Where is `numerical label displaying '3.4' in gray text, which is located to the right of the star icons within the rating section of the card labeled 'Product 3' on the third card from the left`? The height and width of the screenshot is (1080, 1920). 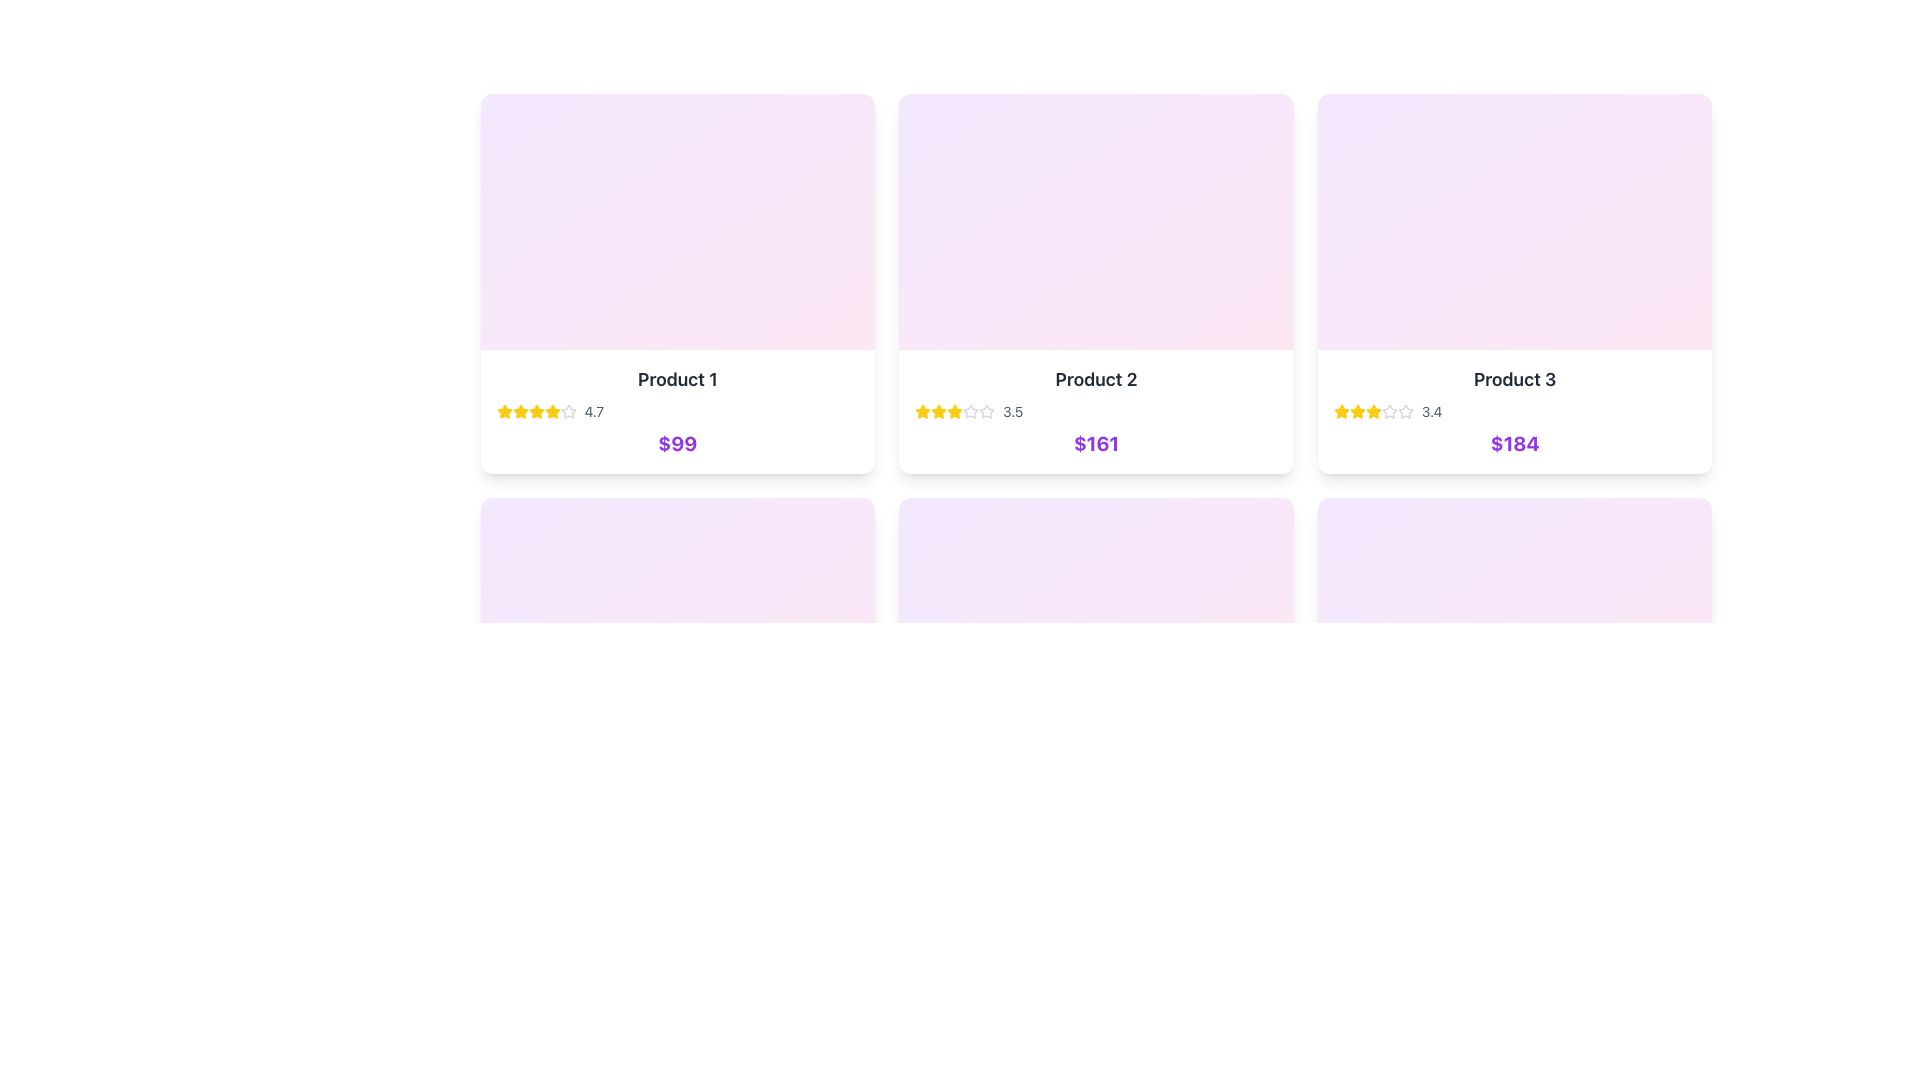 numerical label displaying '3.4' in gray text, which is located to the right of the star icons within the rating section of the card labeled 'Product 3' on the third card from the left is located at coordinates (1431, 411).